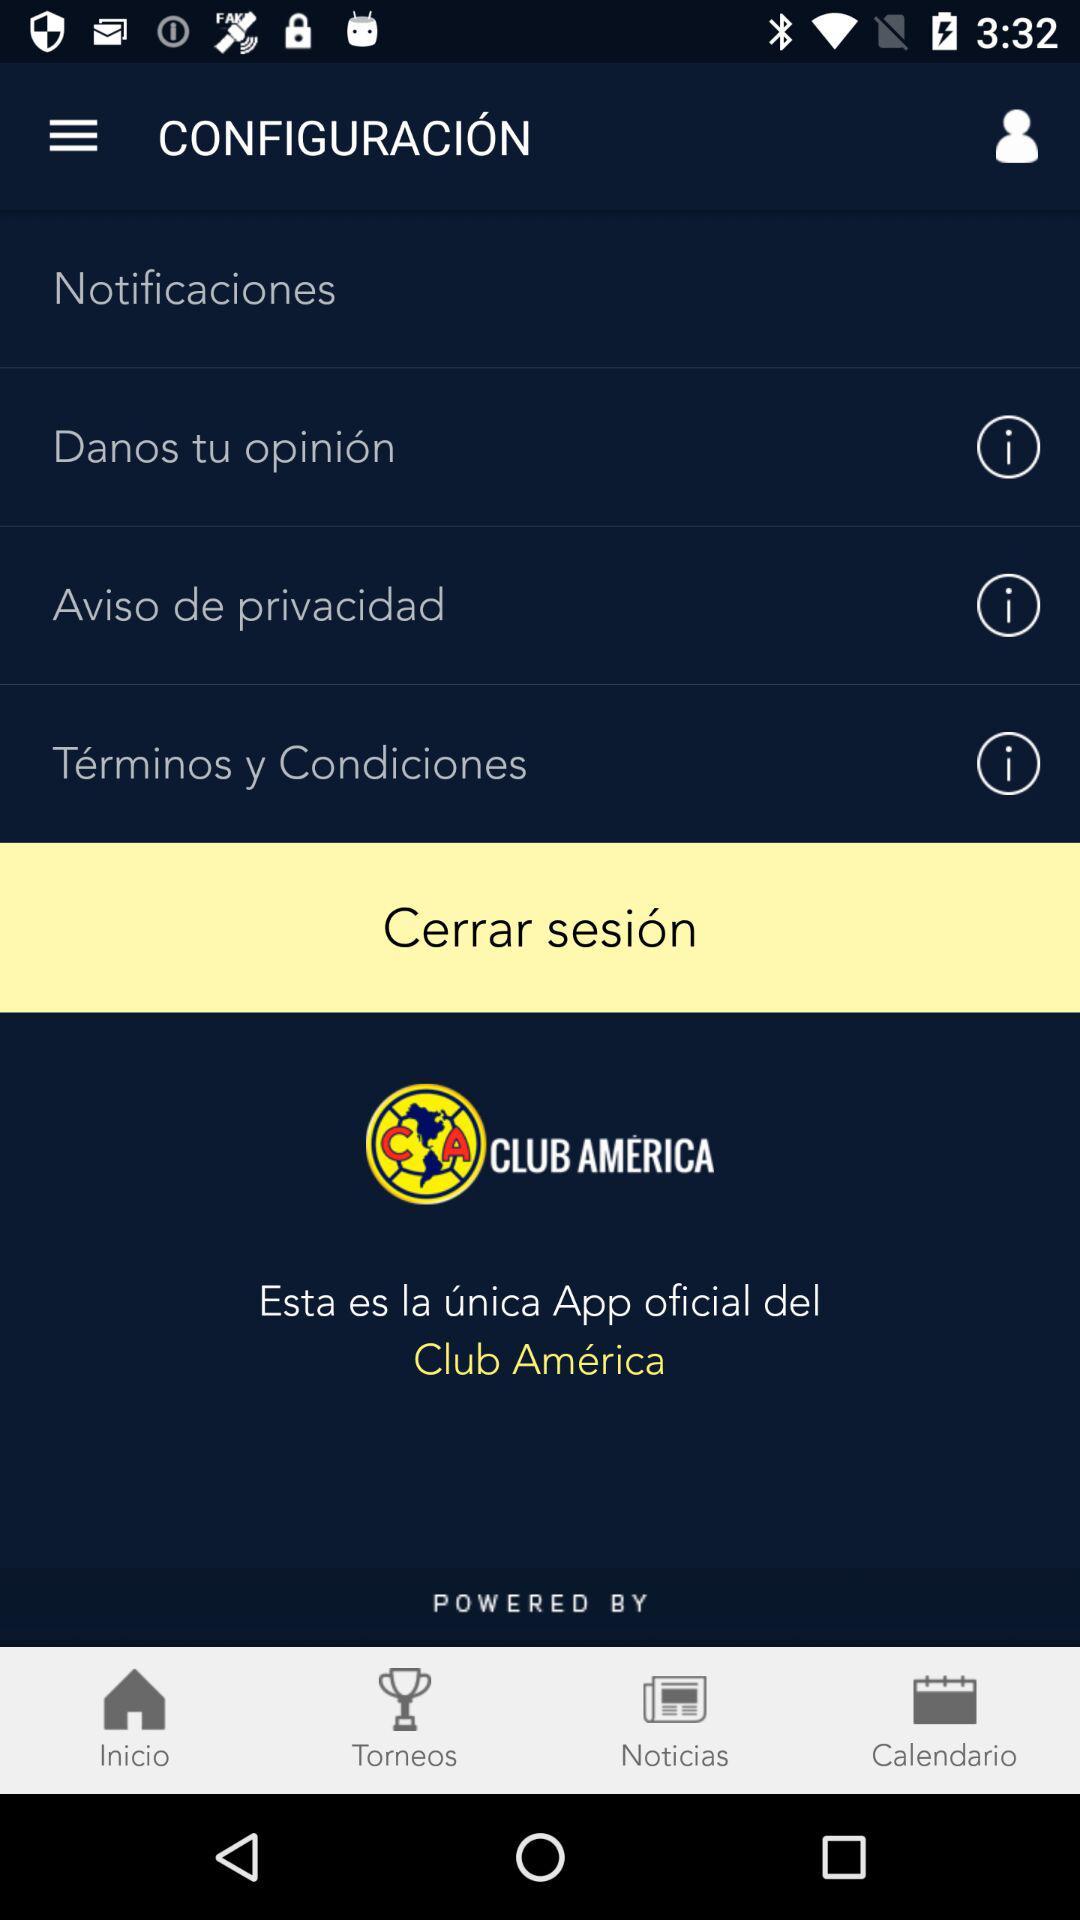 This screenshot has height=1920, width=1080. Describe the element at coordinates (135, 1719) in the screenshot. I see `the home icon` at that location.